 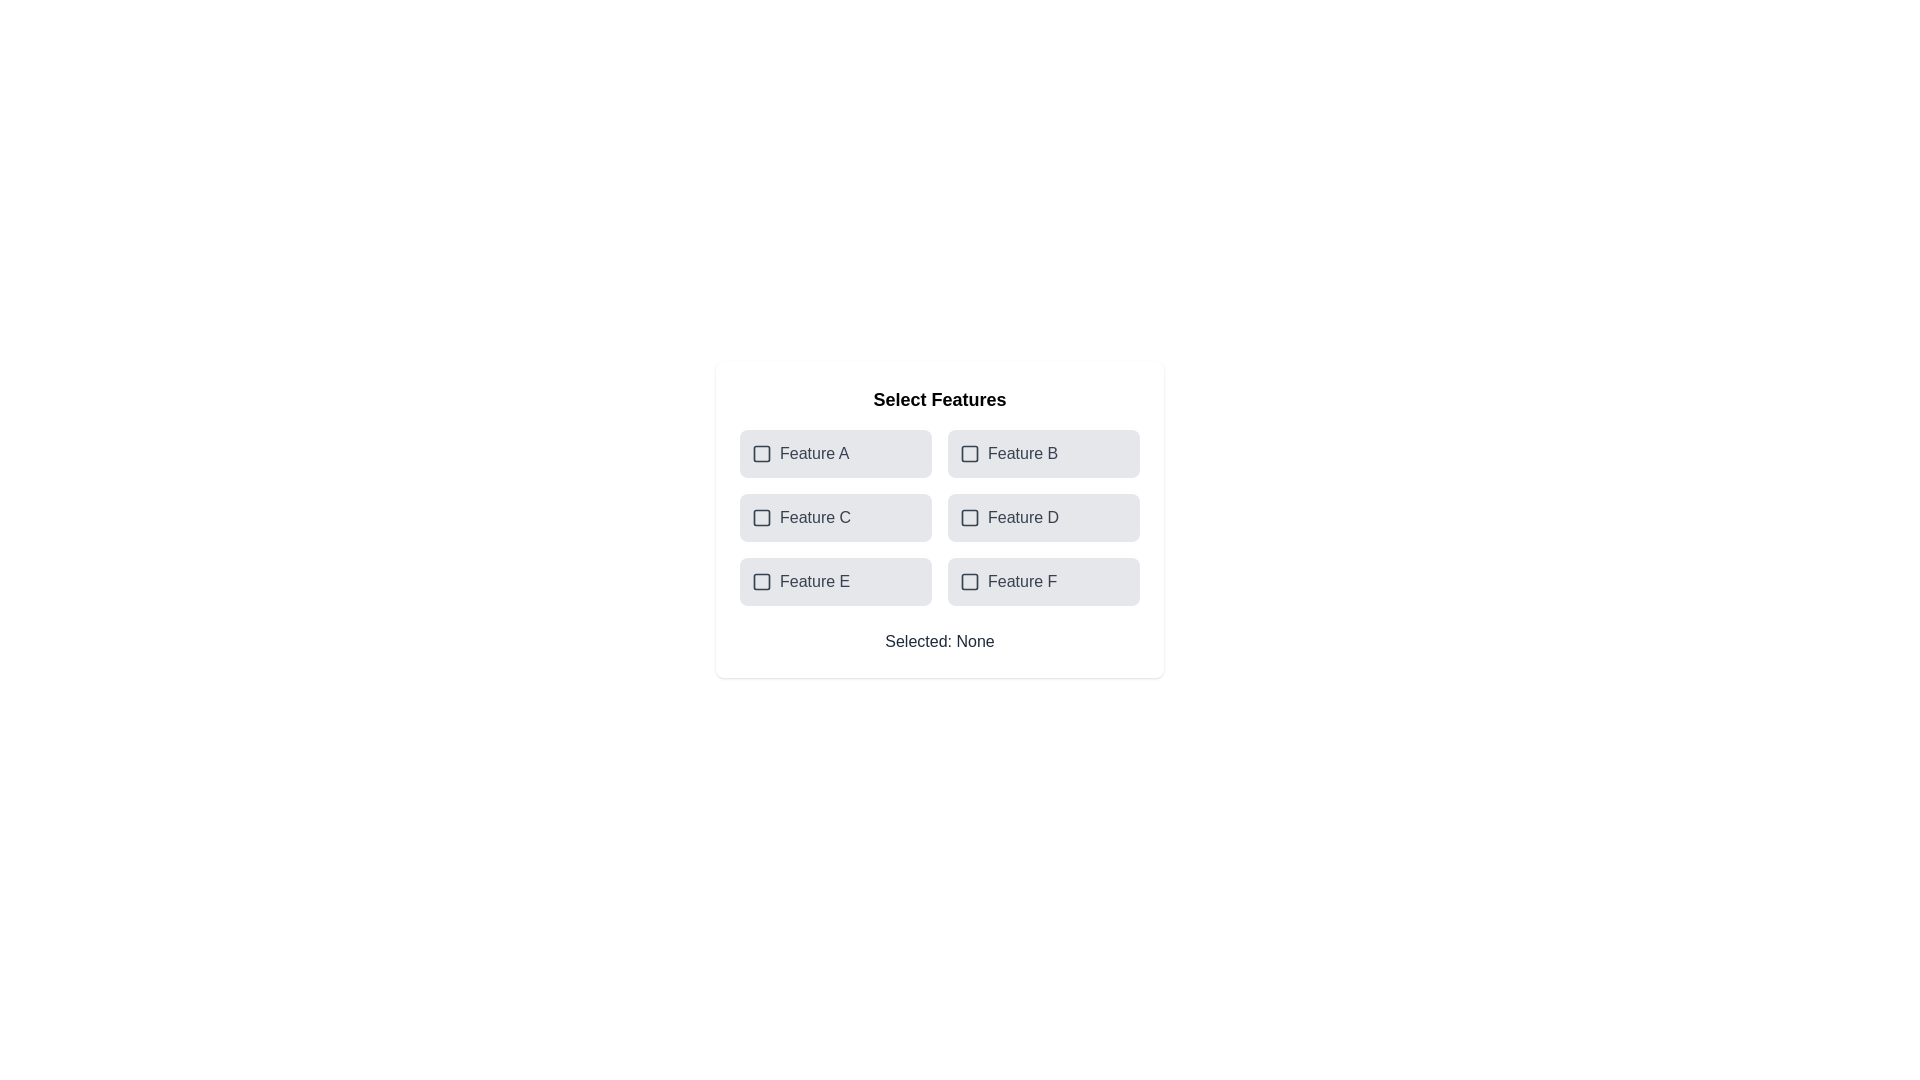 I want to click on the selectable checkbox that represents the feature labeled 'Feature B', located in the top-right portion of the feature selection interface under the title 'Select Features', so click(x=969, y=454).